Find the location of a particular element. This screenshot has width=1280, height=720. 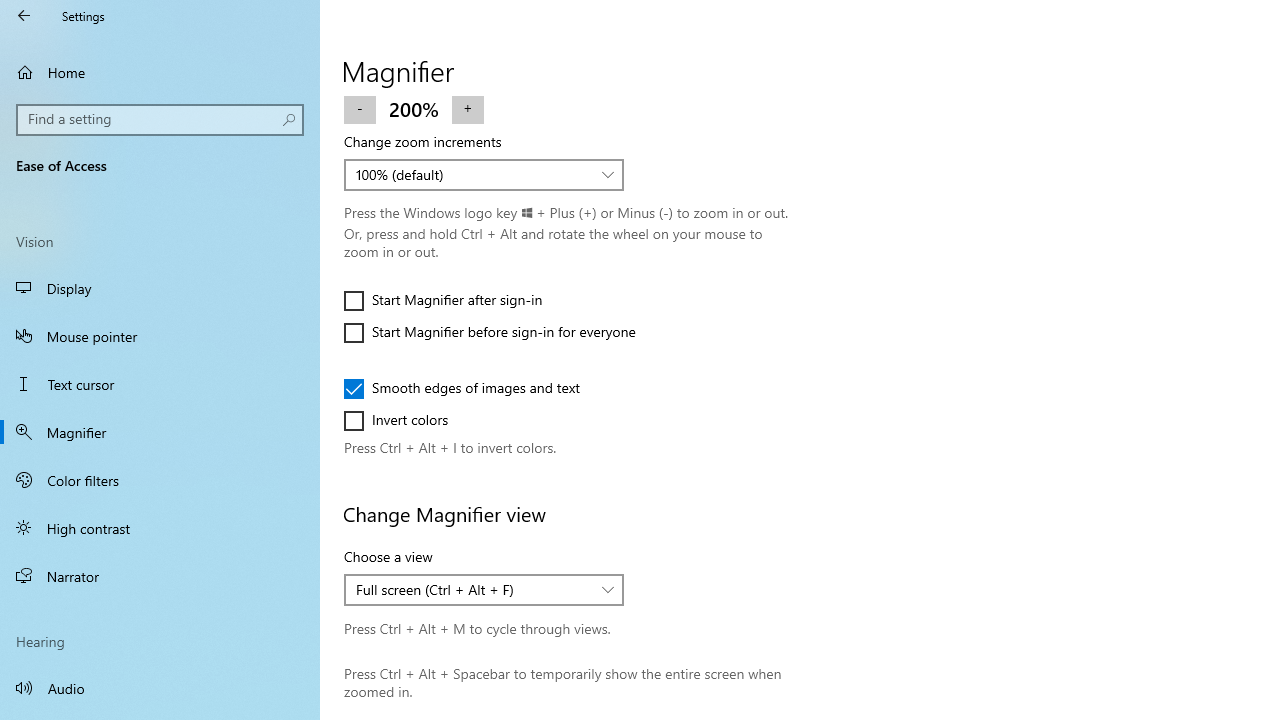

'High contrast' is located at coordinates (160, 527).